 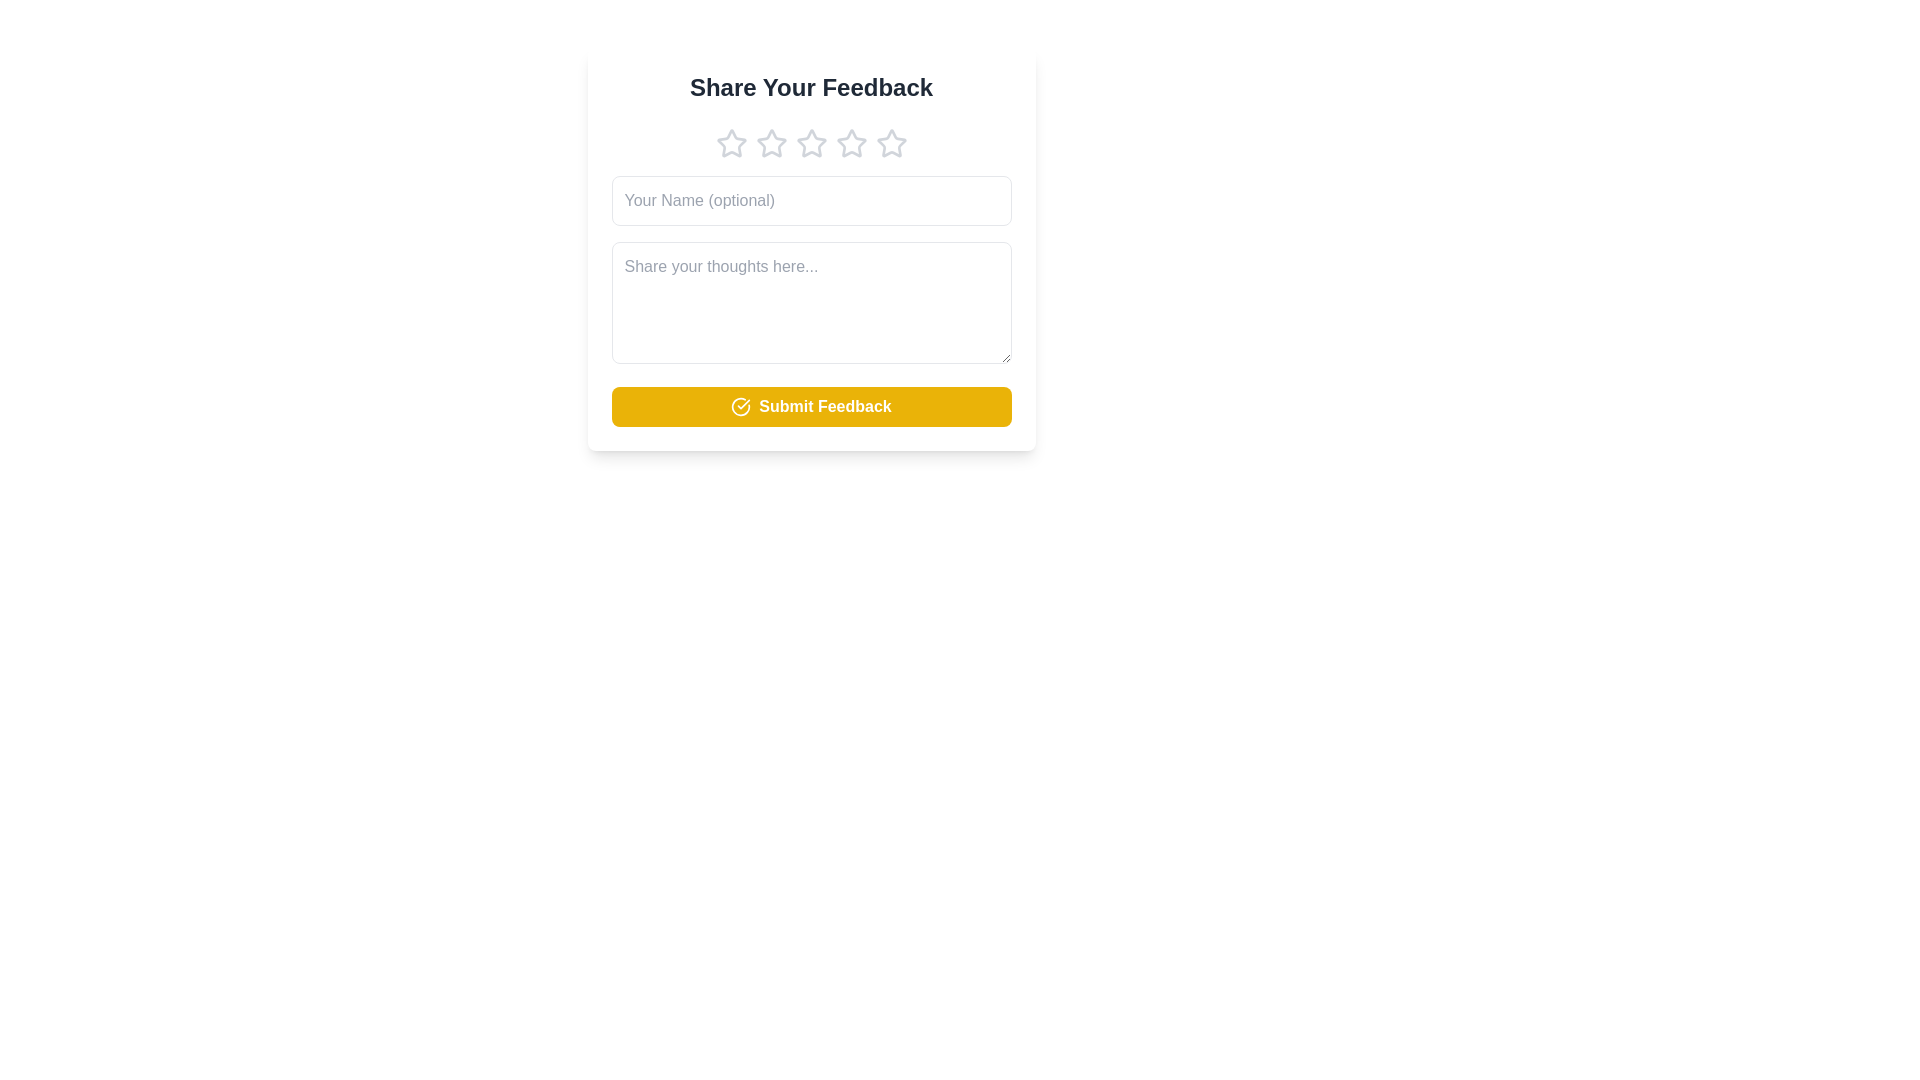 I want to click on the decorative arc element within the Submit Feedback button's SVG icon, which has a stroke appearance and is part of the larger circular icon, so click(x=740, y=406).